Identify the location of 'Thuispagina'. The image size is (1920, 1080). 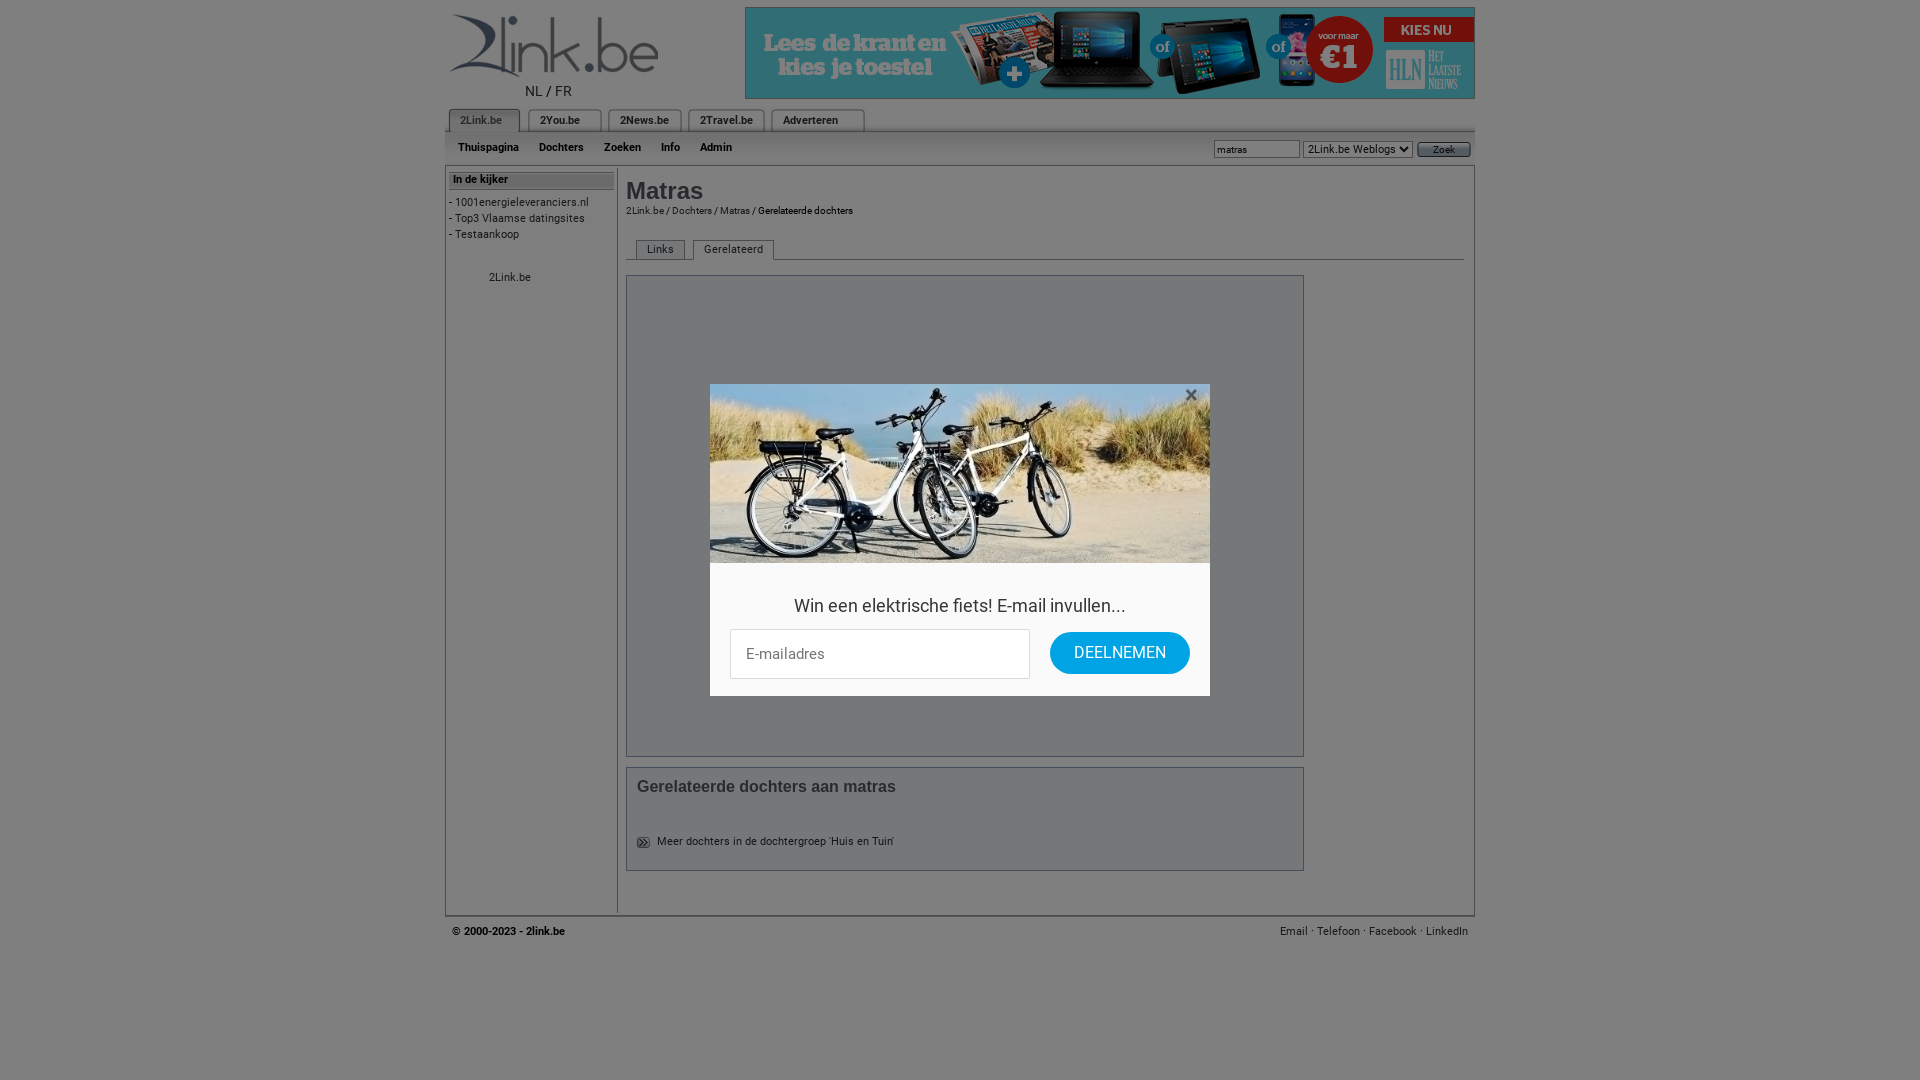
(488, 146).